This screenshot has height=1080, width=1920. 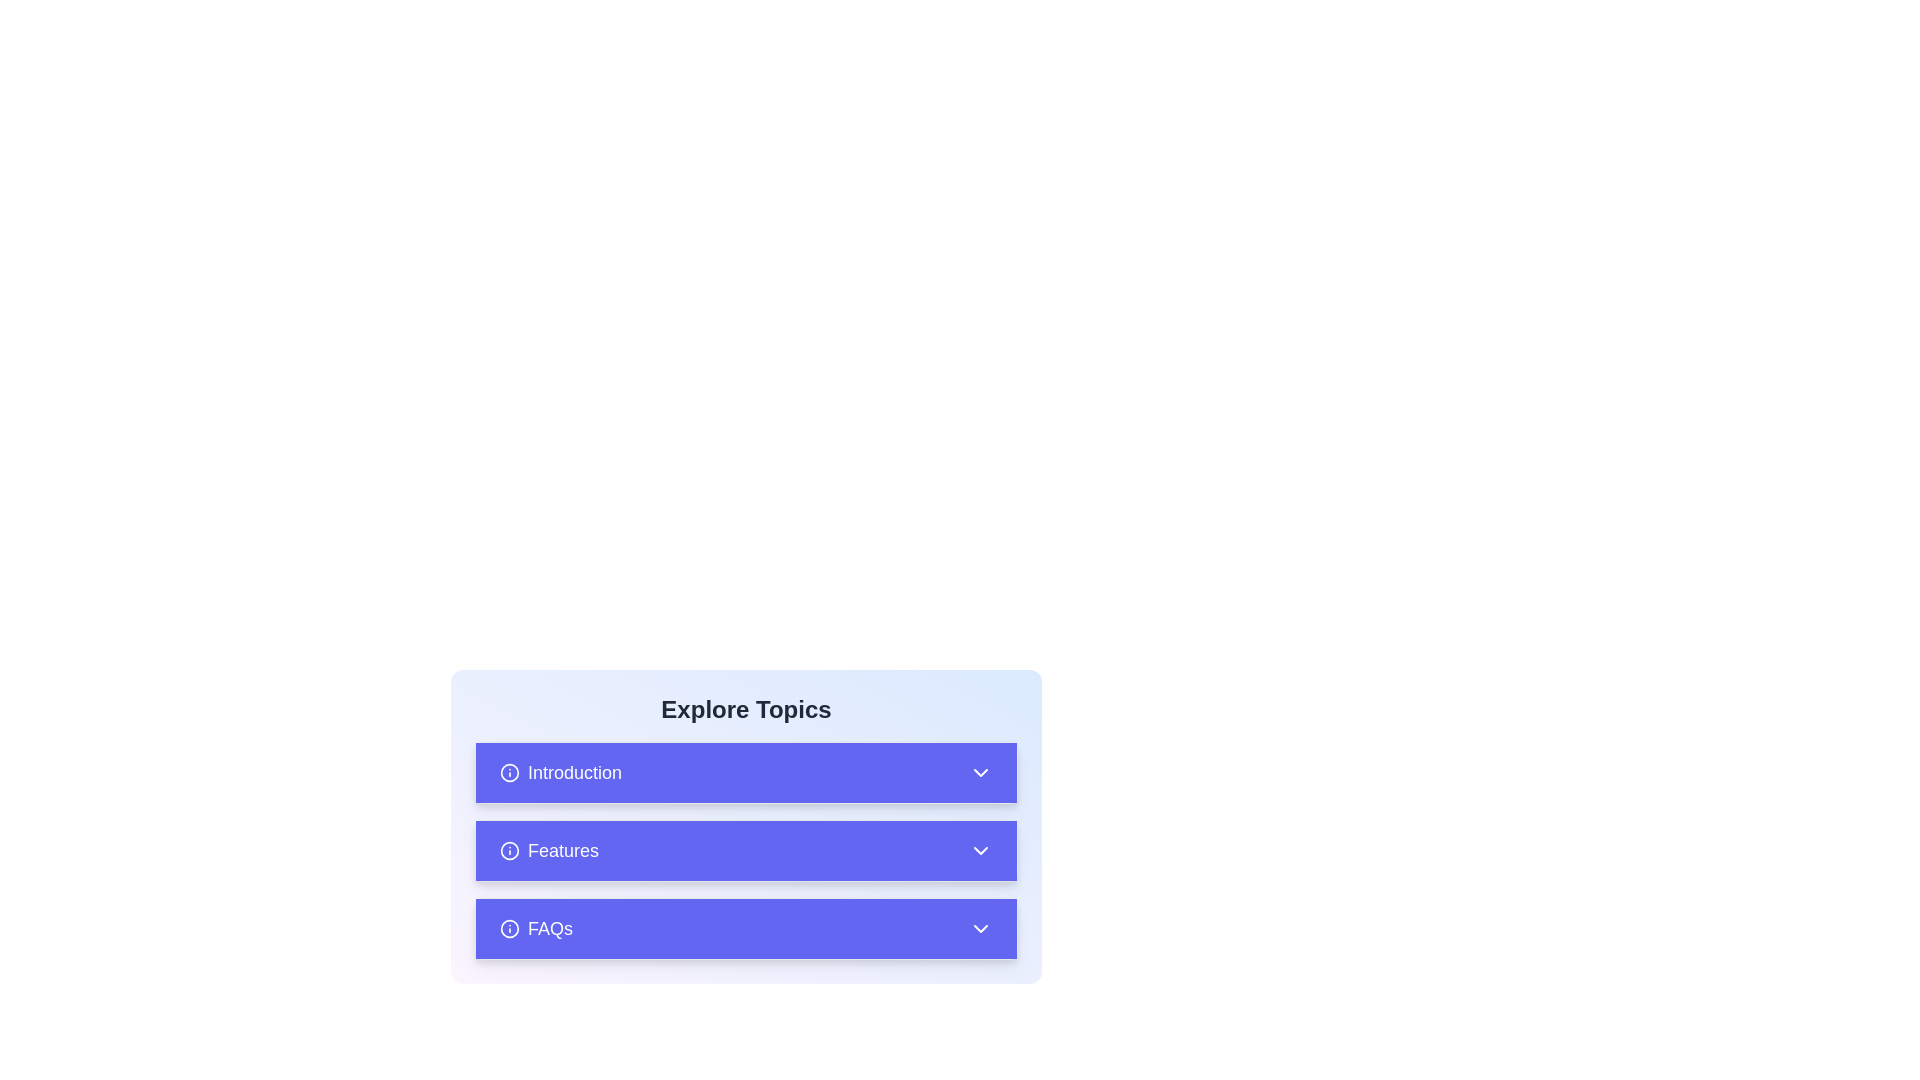 What do you see at coordinates (509, 851) in the screenshot?
I see `the information icon associated with the 'Features' option in the 'Explore Topics' menu, located to the left of the text label 'Features'` at bounding box center [509, 851].